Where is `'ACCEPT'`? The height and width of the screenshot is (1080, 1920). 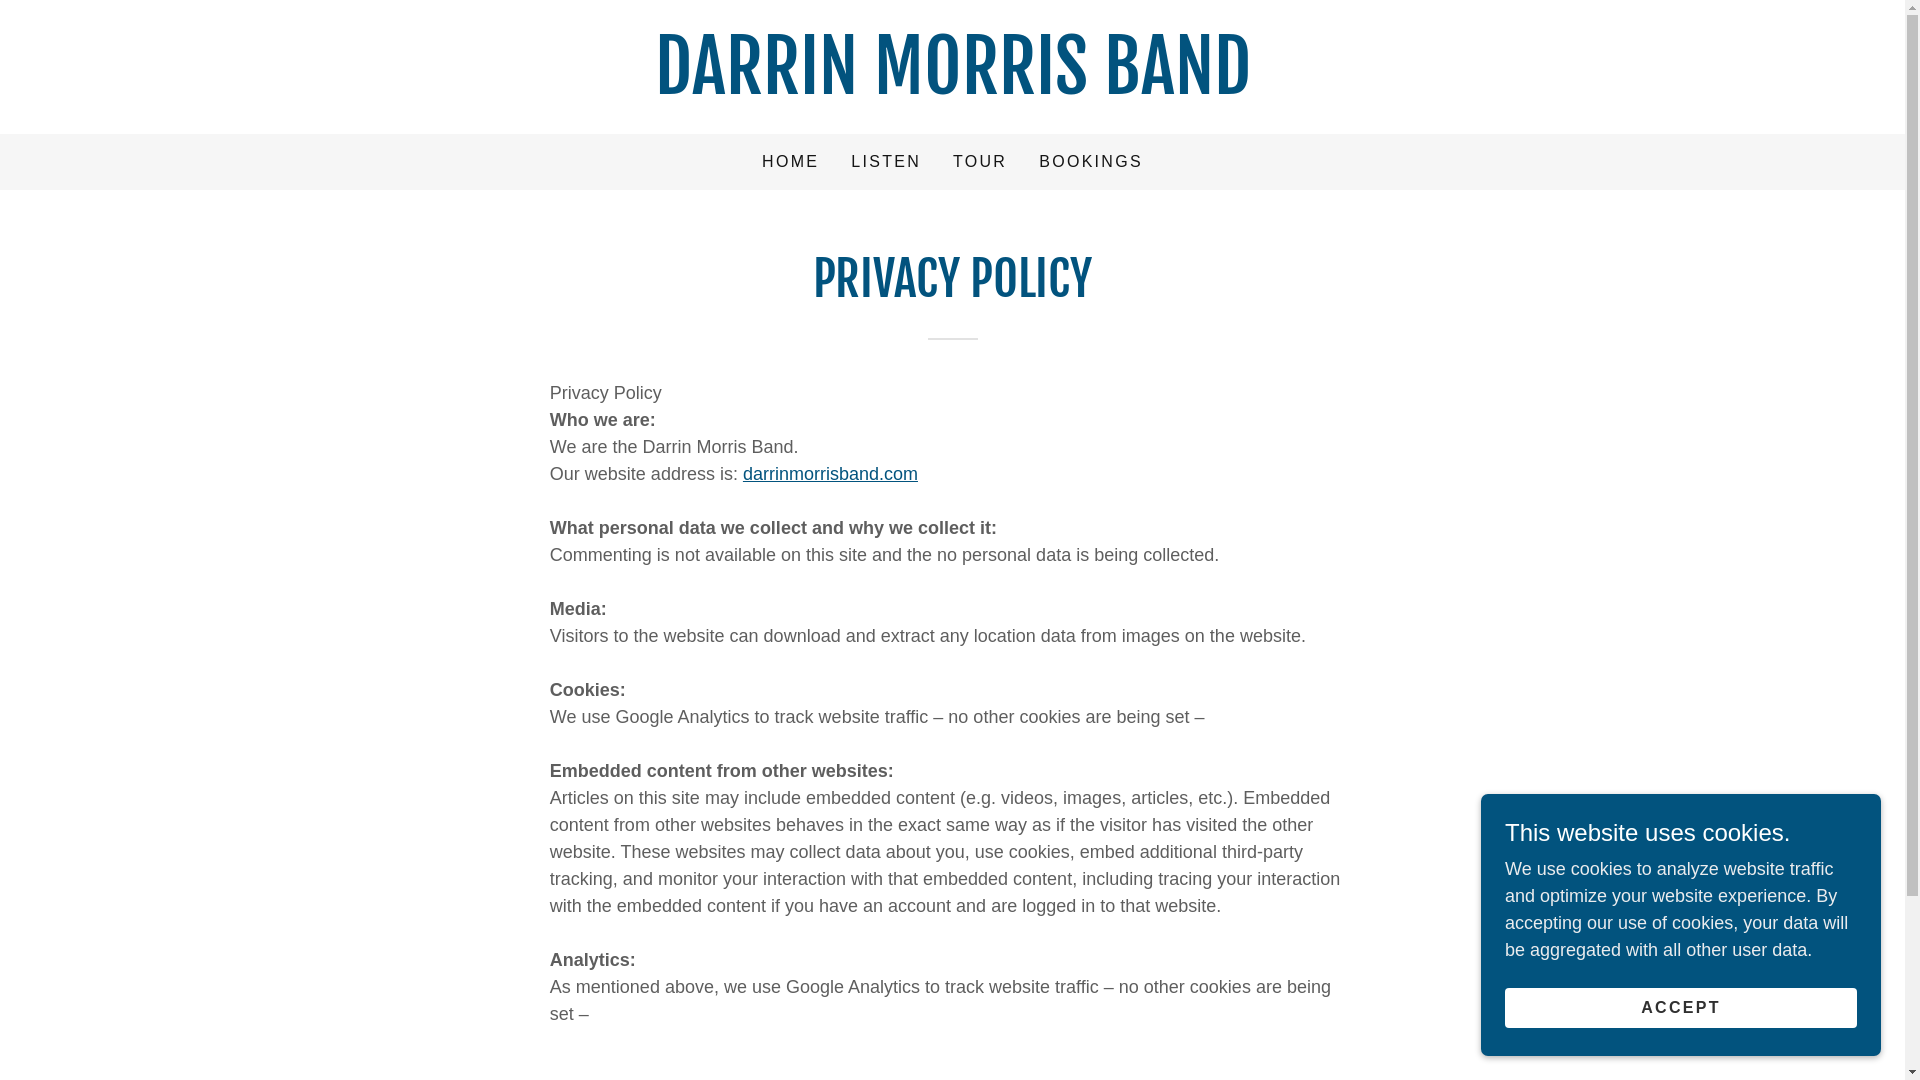 'ACCEPT' is located at coordinates (1680, 1007).